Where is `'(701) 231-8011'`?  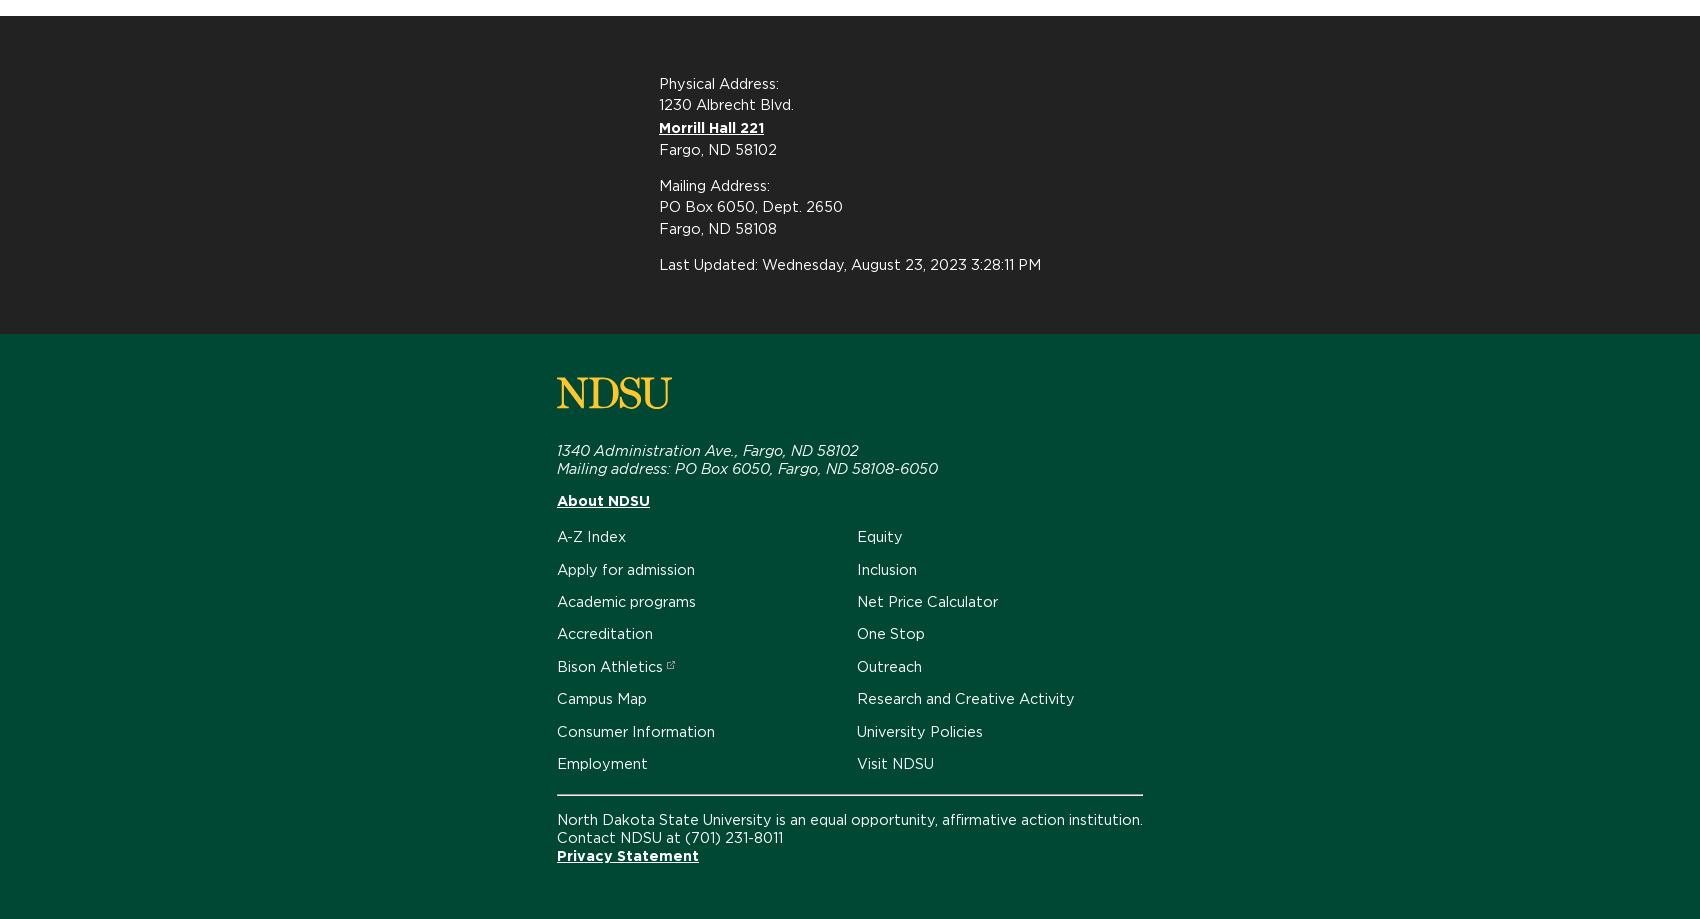 '(701) 231-8011' is located at coordinates (684, 836).